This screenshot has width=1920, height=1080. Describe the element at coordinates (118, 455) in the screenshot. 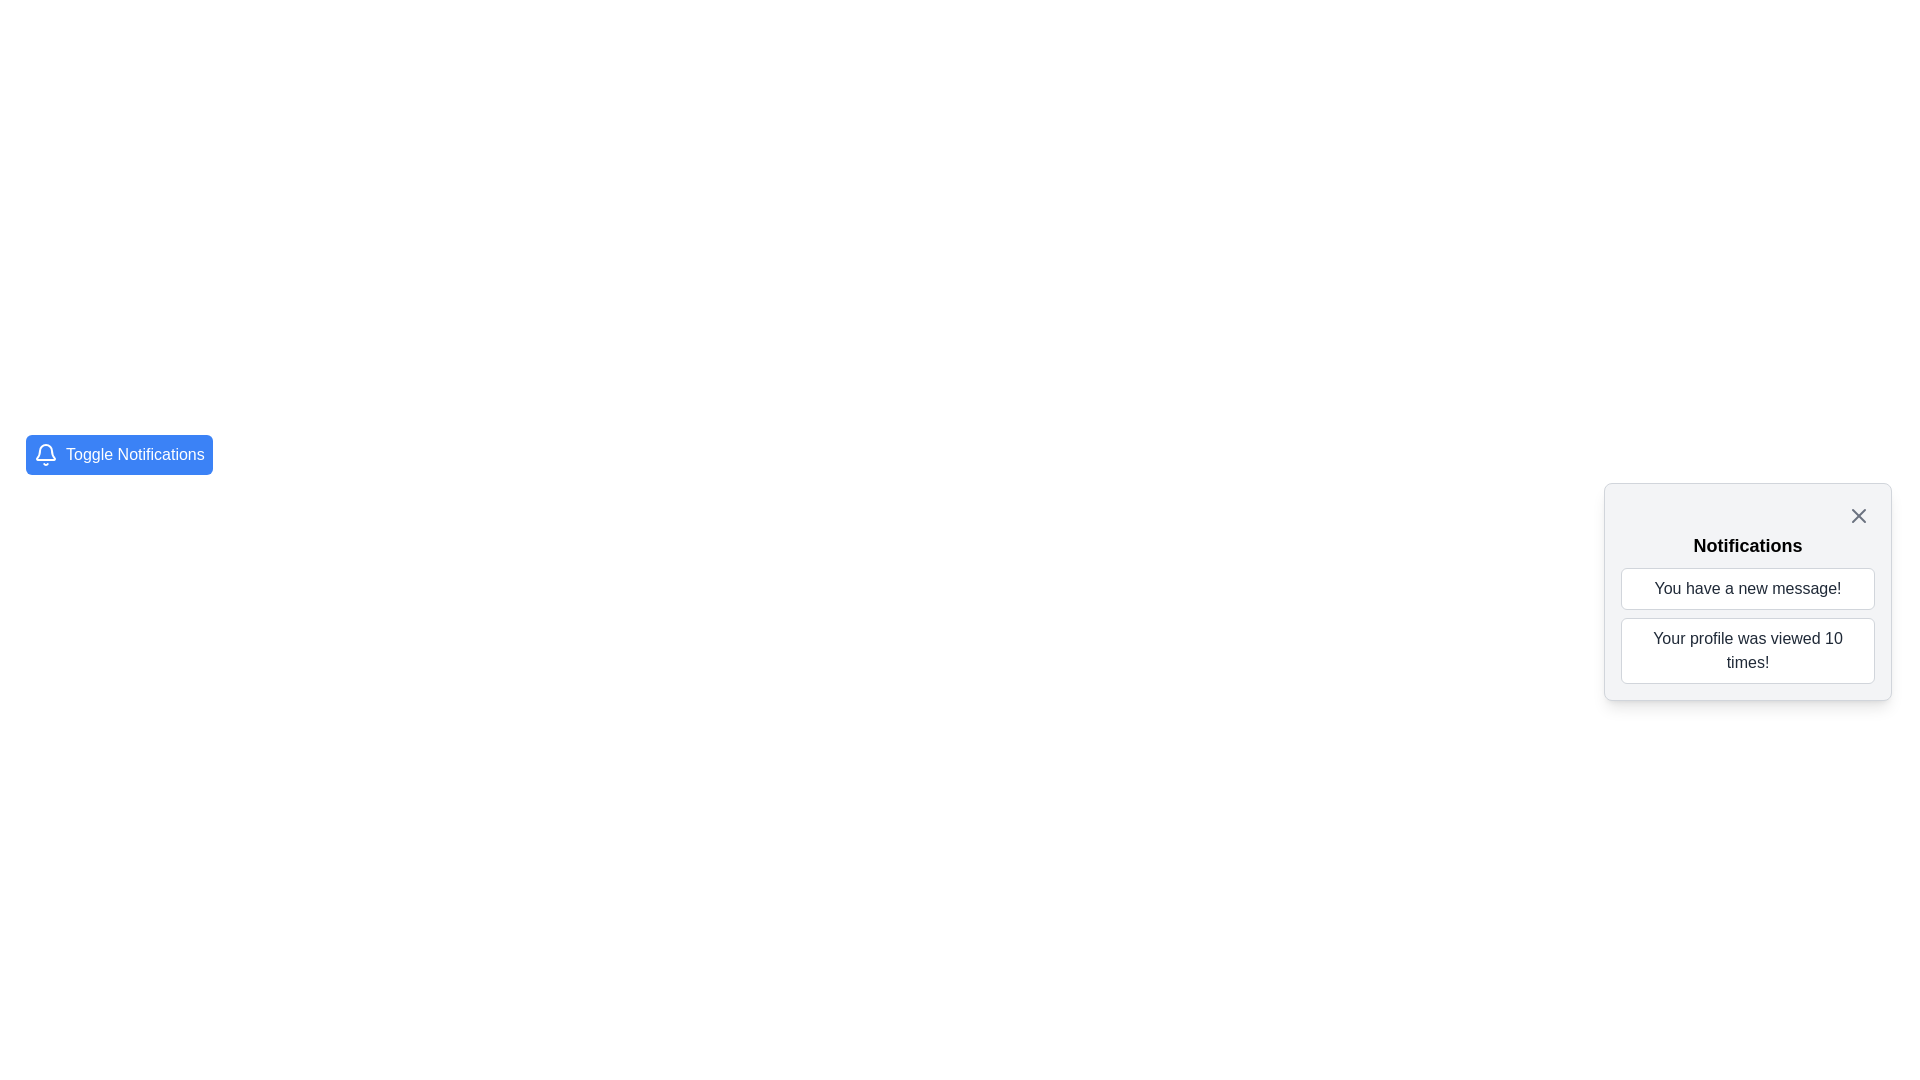

I see `the button with a blue background and white outlined bell icon labeled 'Toggle Notifications'` at that location.